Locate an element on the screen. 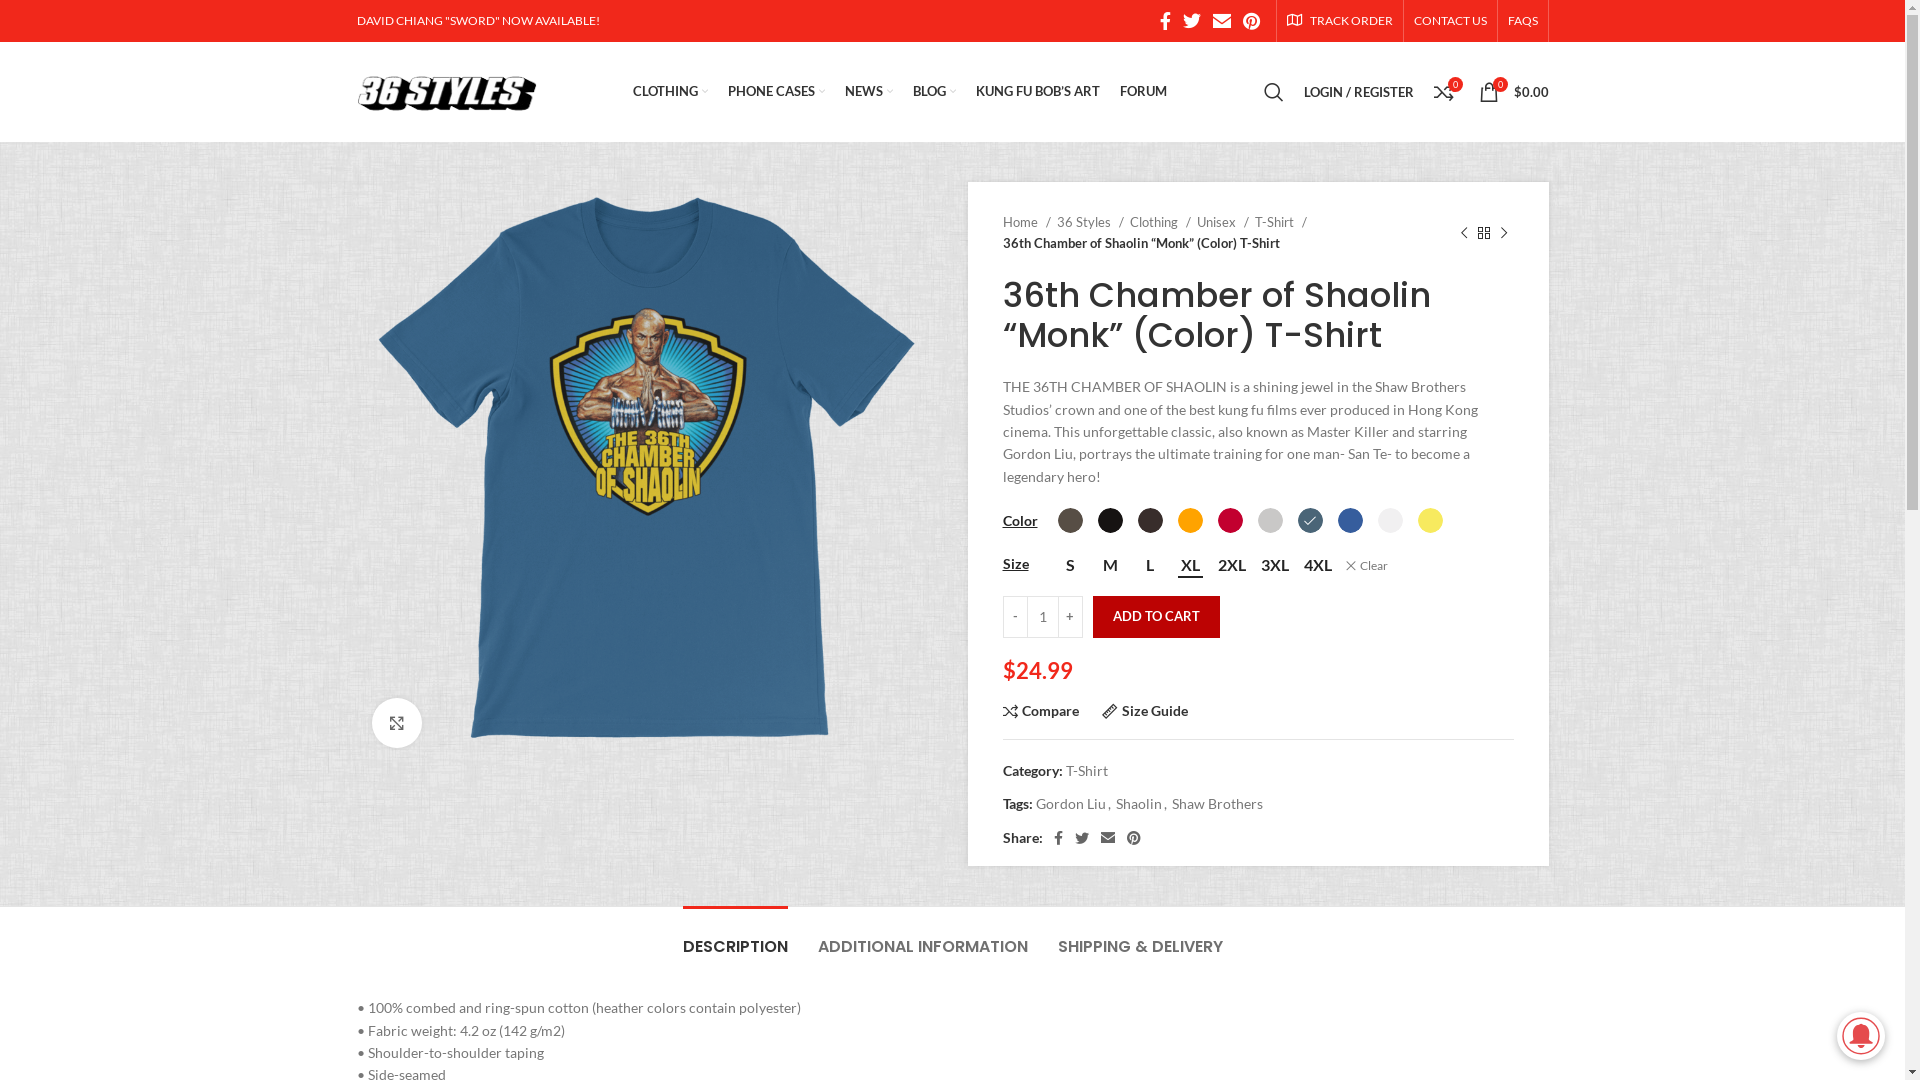 Image resolution: width=1920 pixels, height=1080 pixels. 'Shaolin' is located at coordinates (1115, 802).